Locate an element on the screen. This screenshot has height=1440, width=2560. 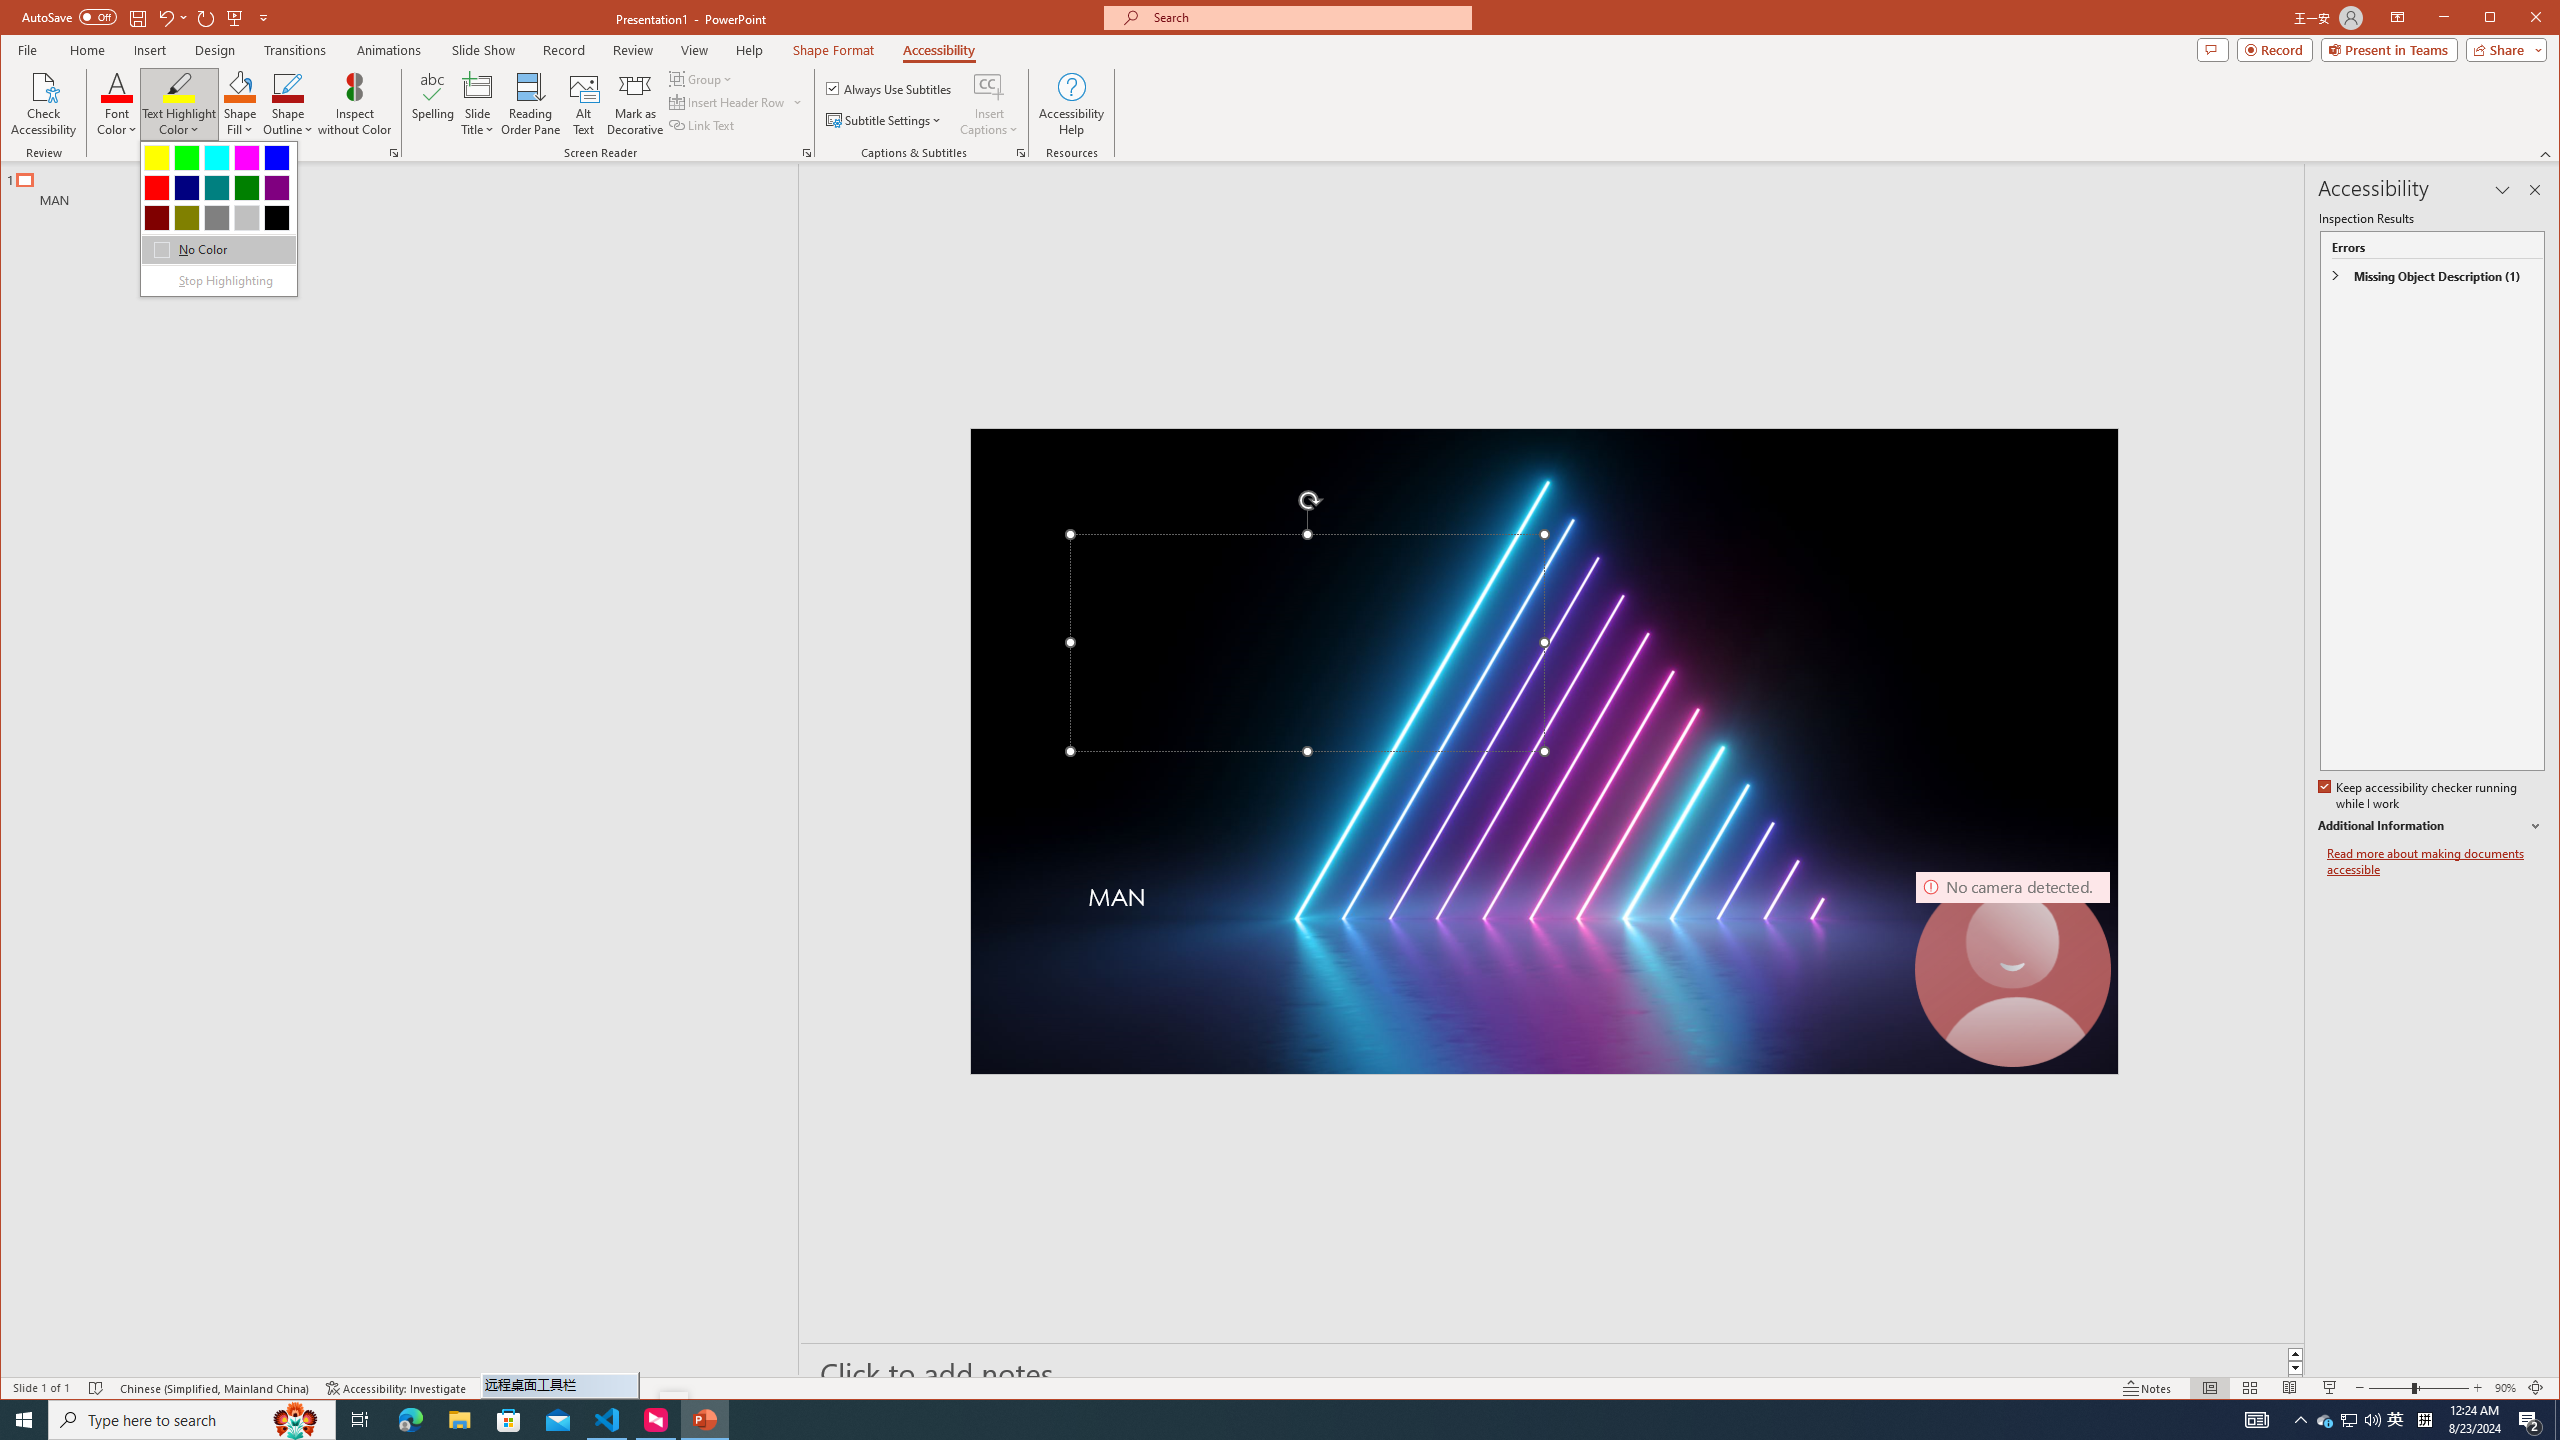
'Slide Title' is located at coordinates (477, 85).